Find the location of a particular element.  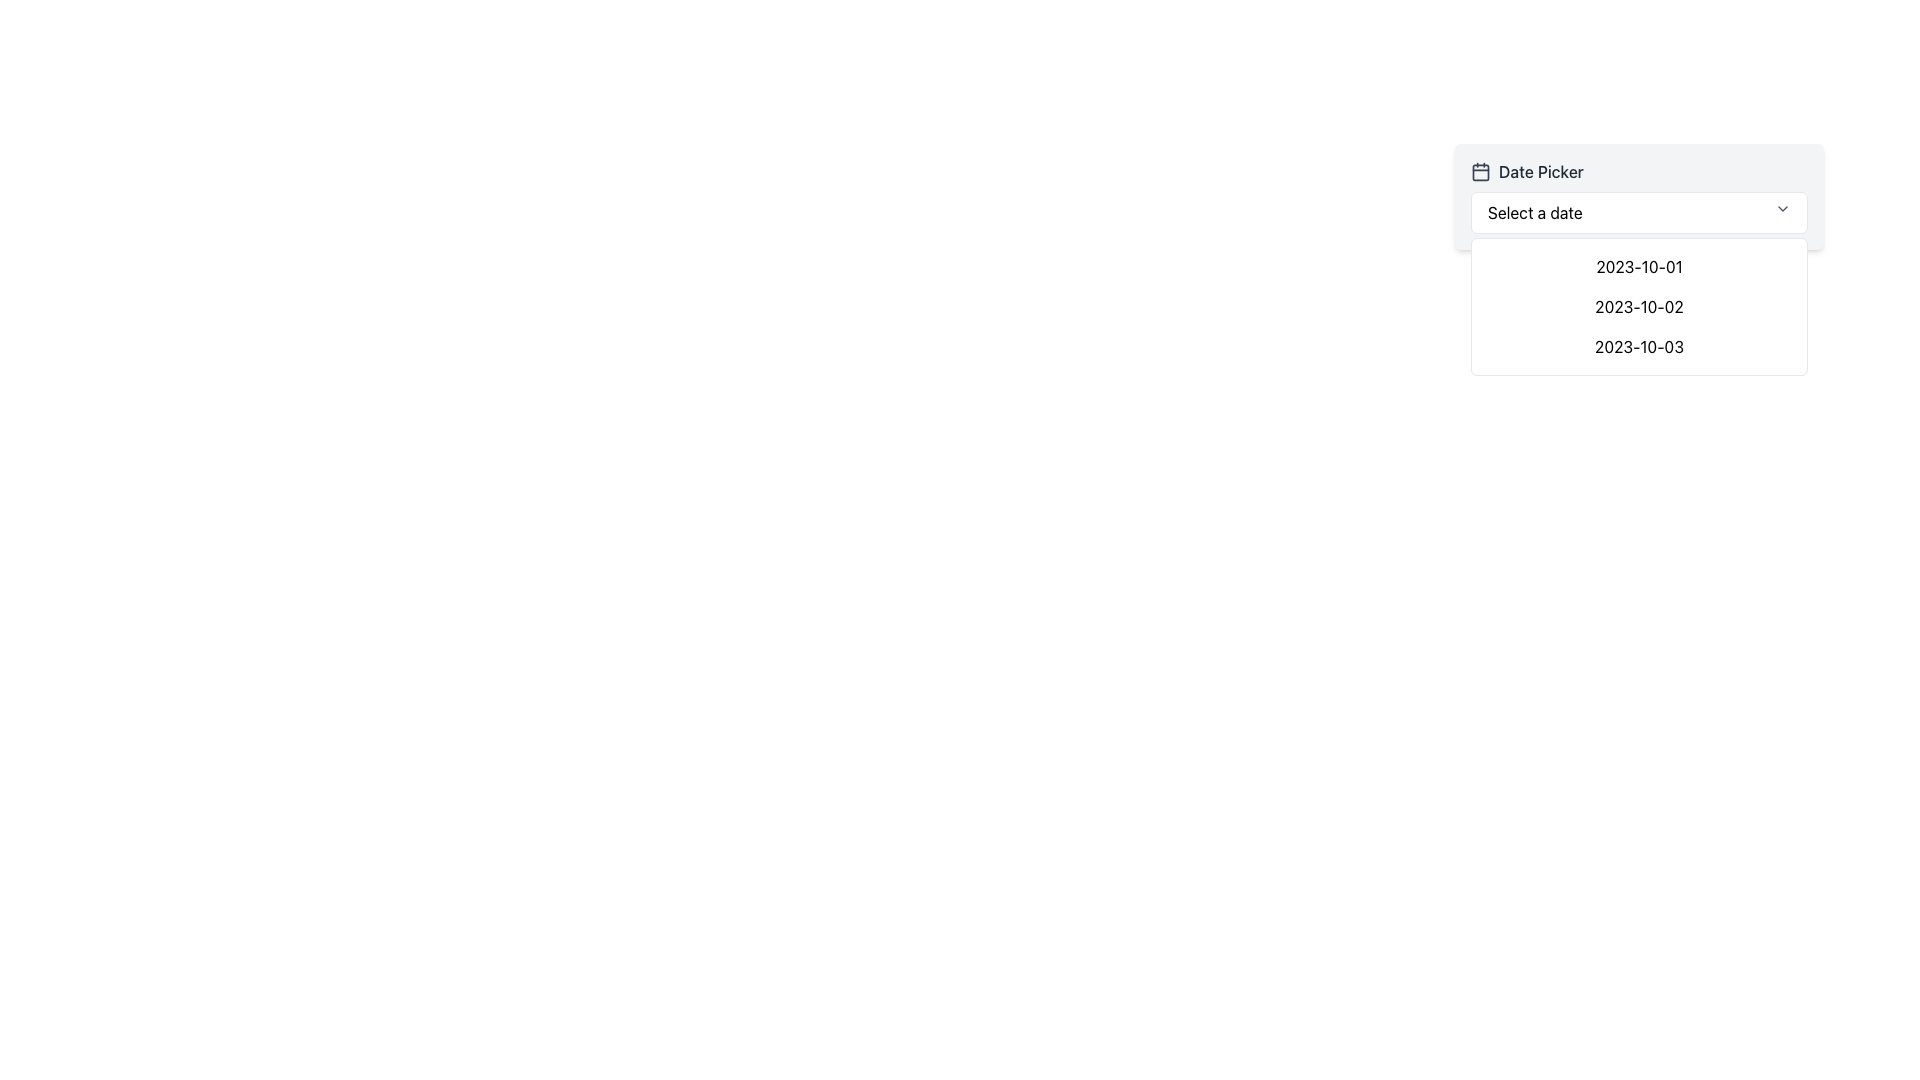

the text label displaying the date '2023-10-02', which is the second item in a vertically stacked list of dates in a dropdown menu is located at coordinates (1639, 307).